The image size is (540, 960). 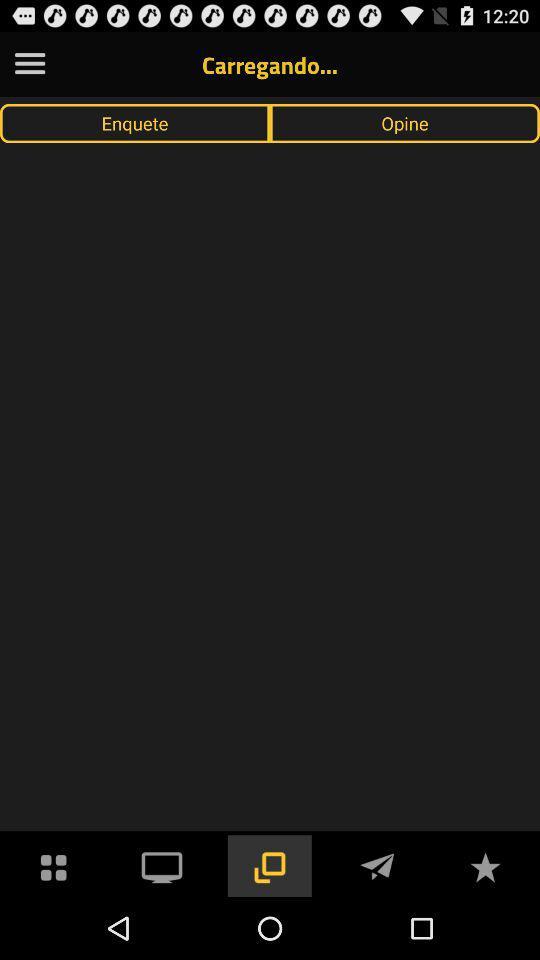 What do you see at coordinates (484, 864) in the screenshot?
I see `favorite` at bounding box center [484, 864].